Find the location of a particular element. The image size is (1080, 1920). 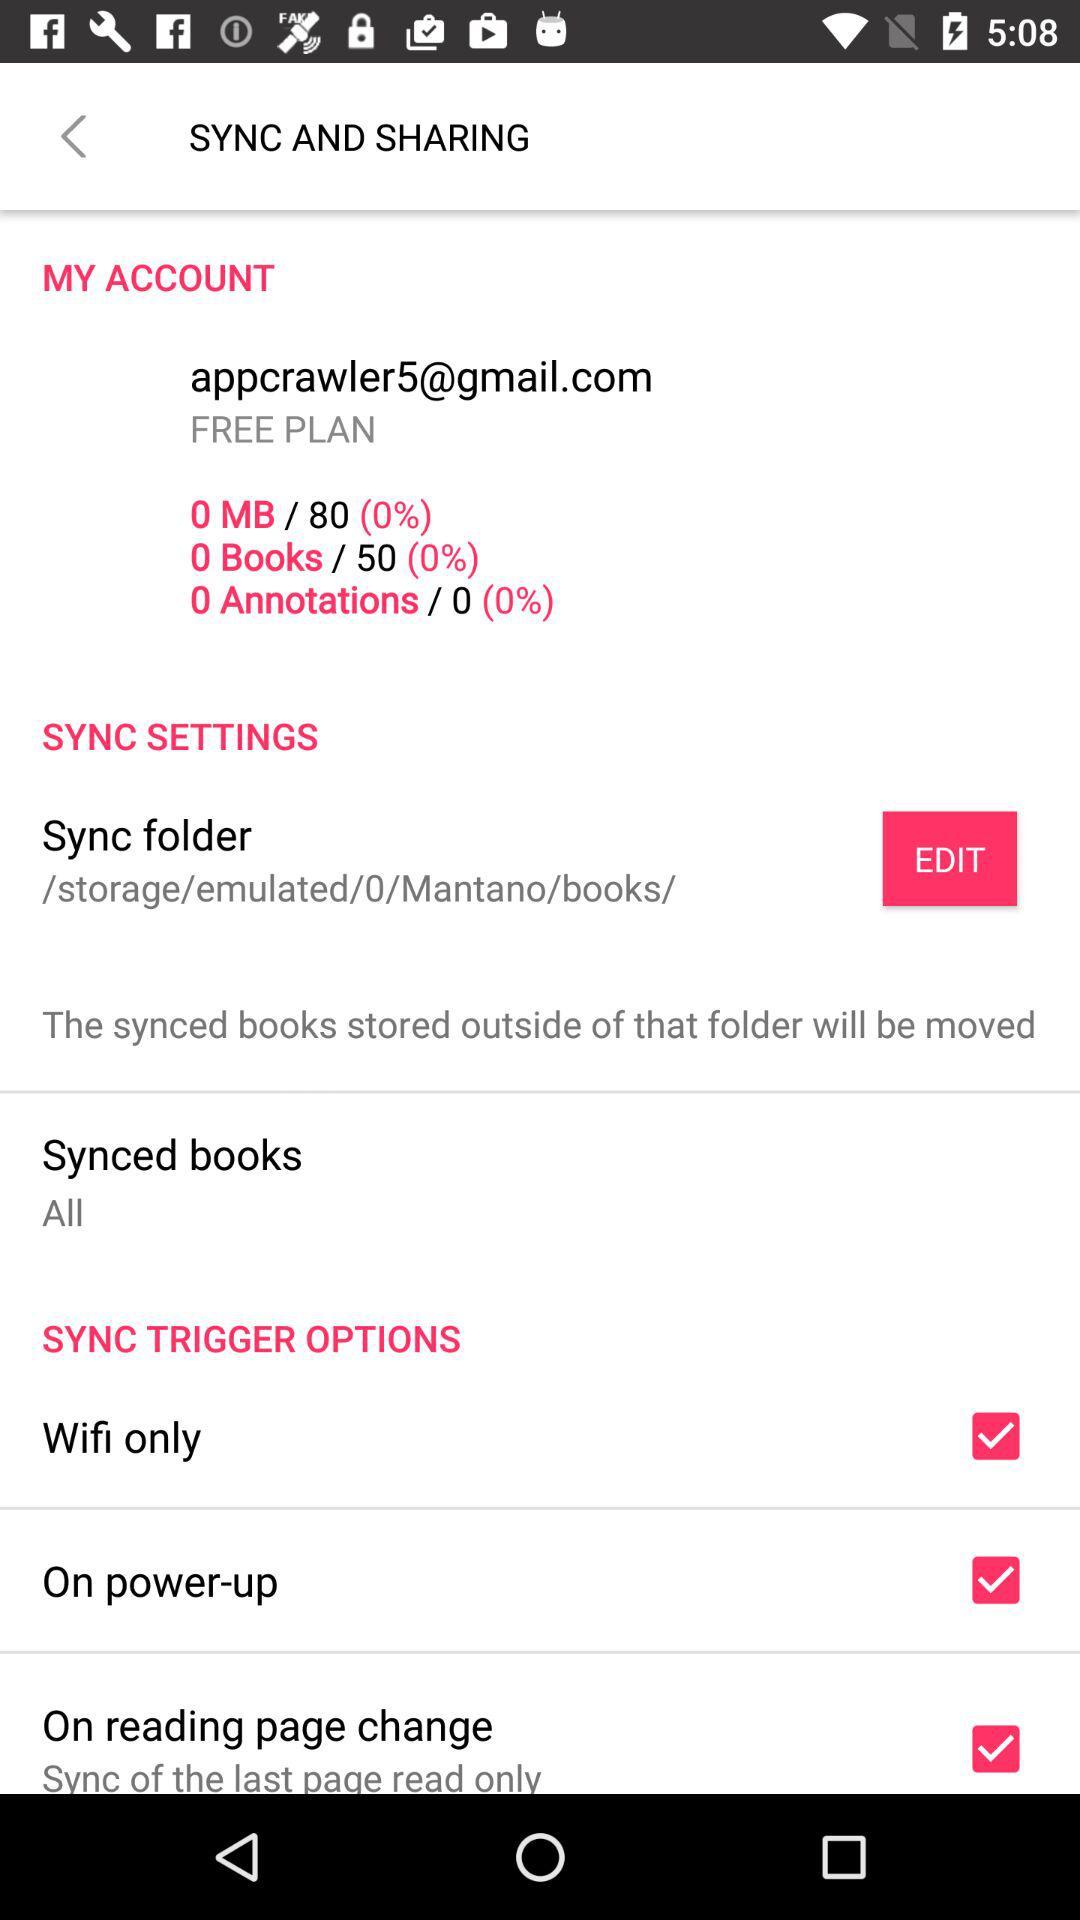

the icon to the left of the edit item is located at coordinates (358, 886).